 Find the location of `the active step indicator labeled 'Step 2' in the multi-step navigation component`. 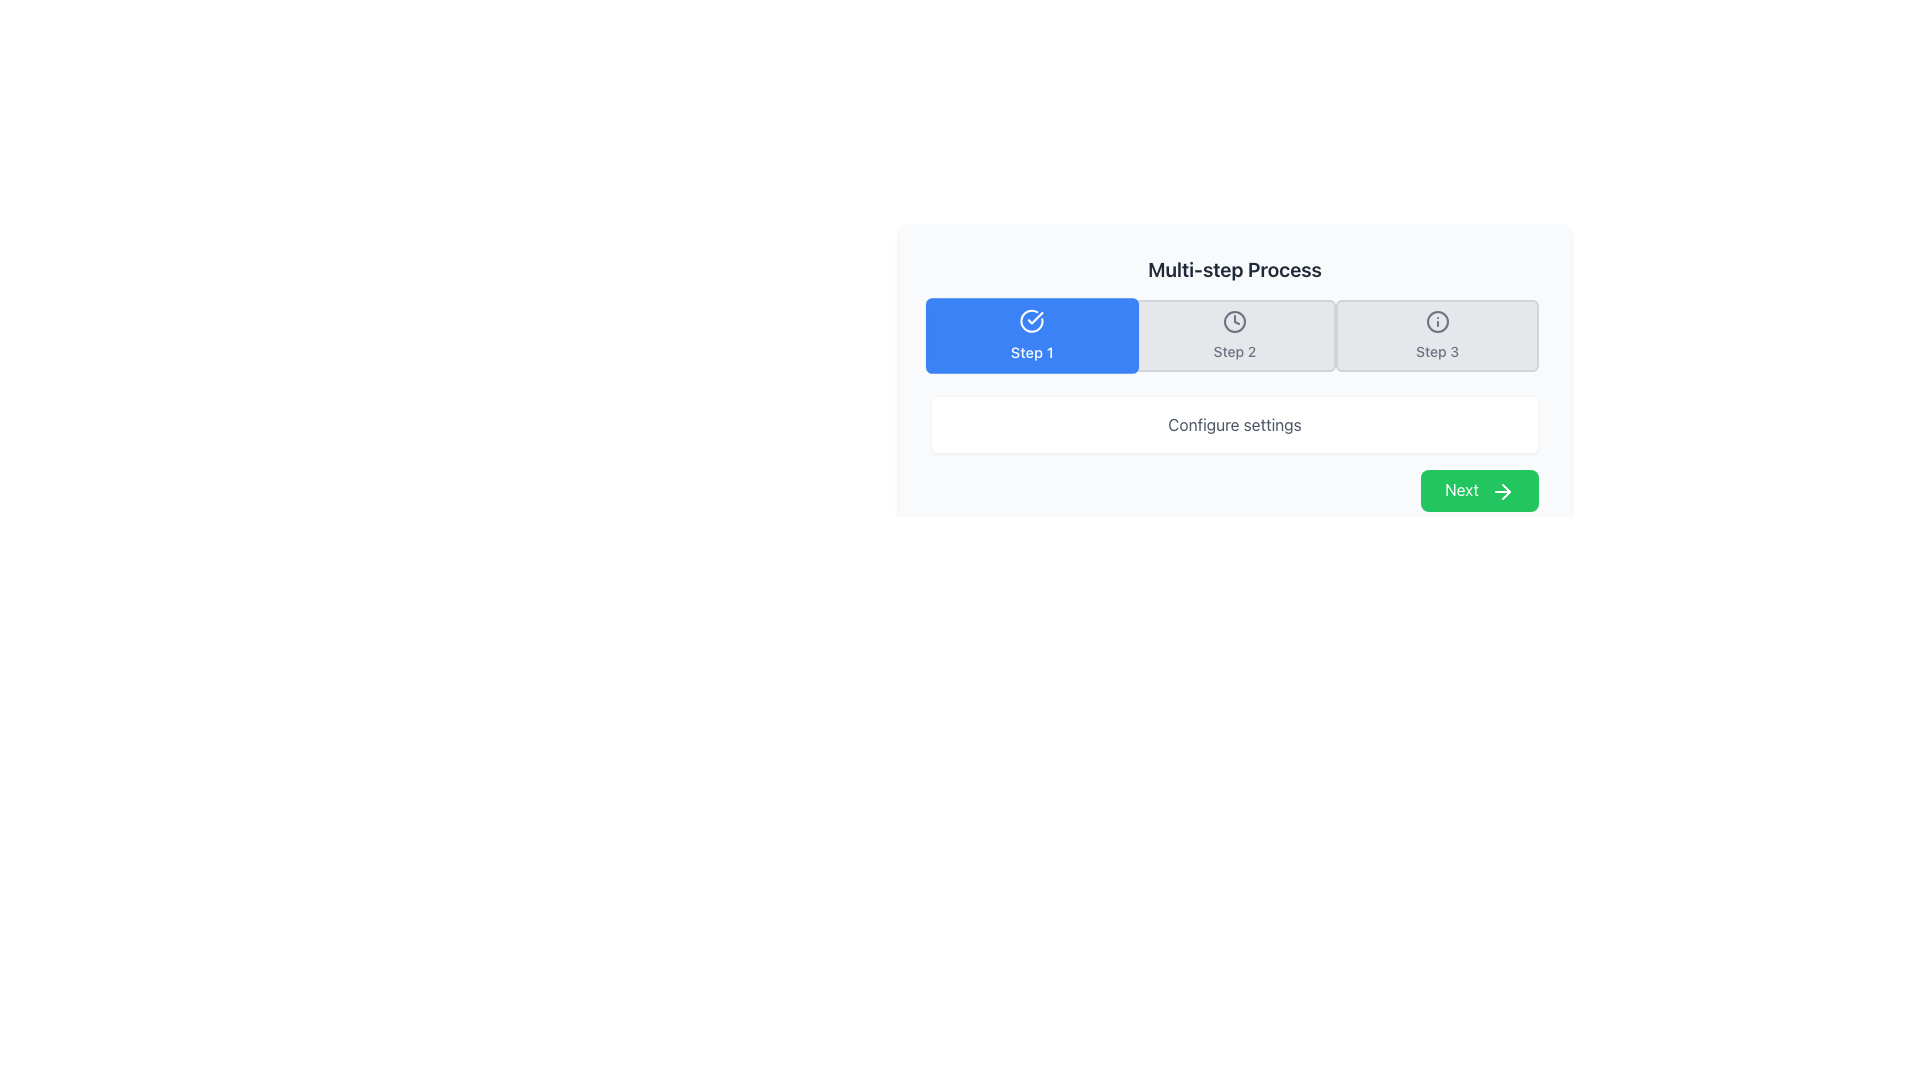

the active step indicator labeled 'Step 2' in the multi-step navigation component is located at coordinates (1233, 334).